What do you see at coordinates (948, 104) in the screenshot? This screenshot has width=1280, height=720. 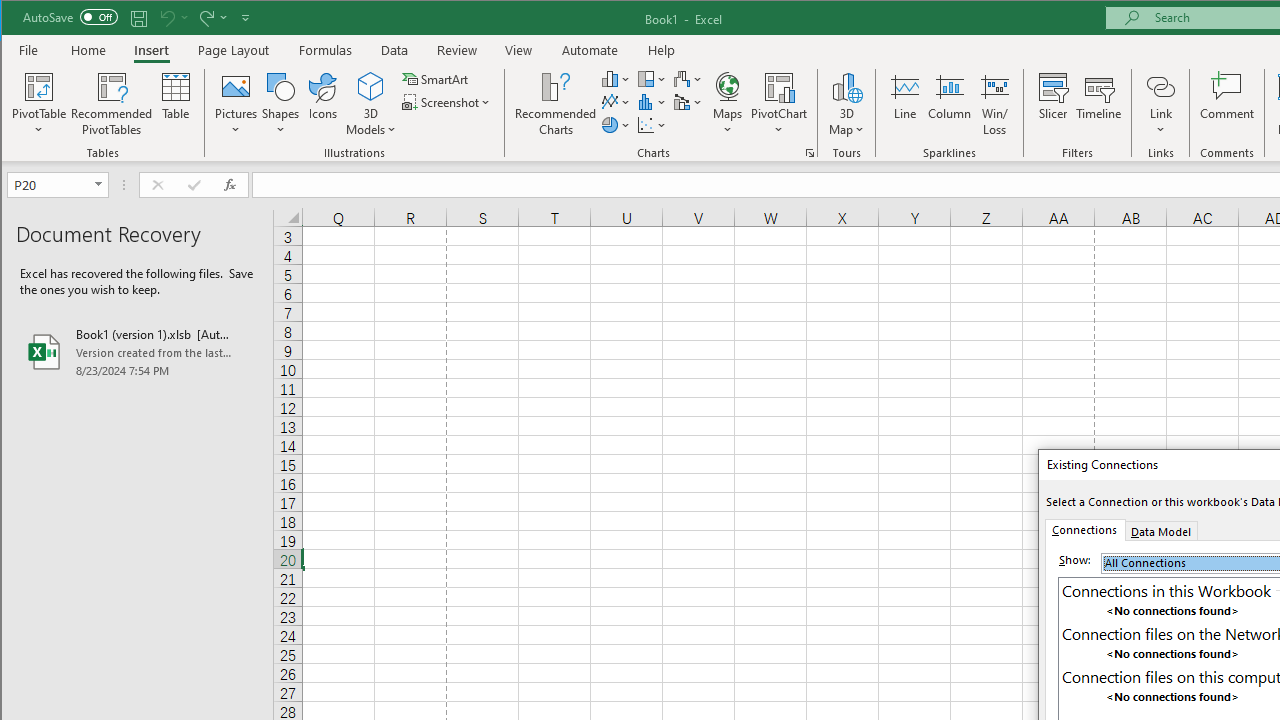 I see `'Column'` at bounding box center [948, 104].